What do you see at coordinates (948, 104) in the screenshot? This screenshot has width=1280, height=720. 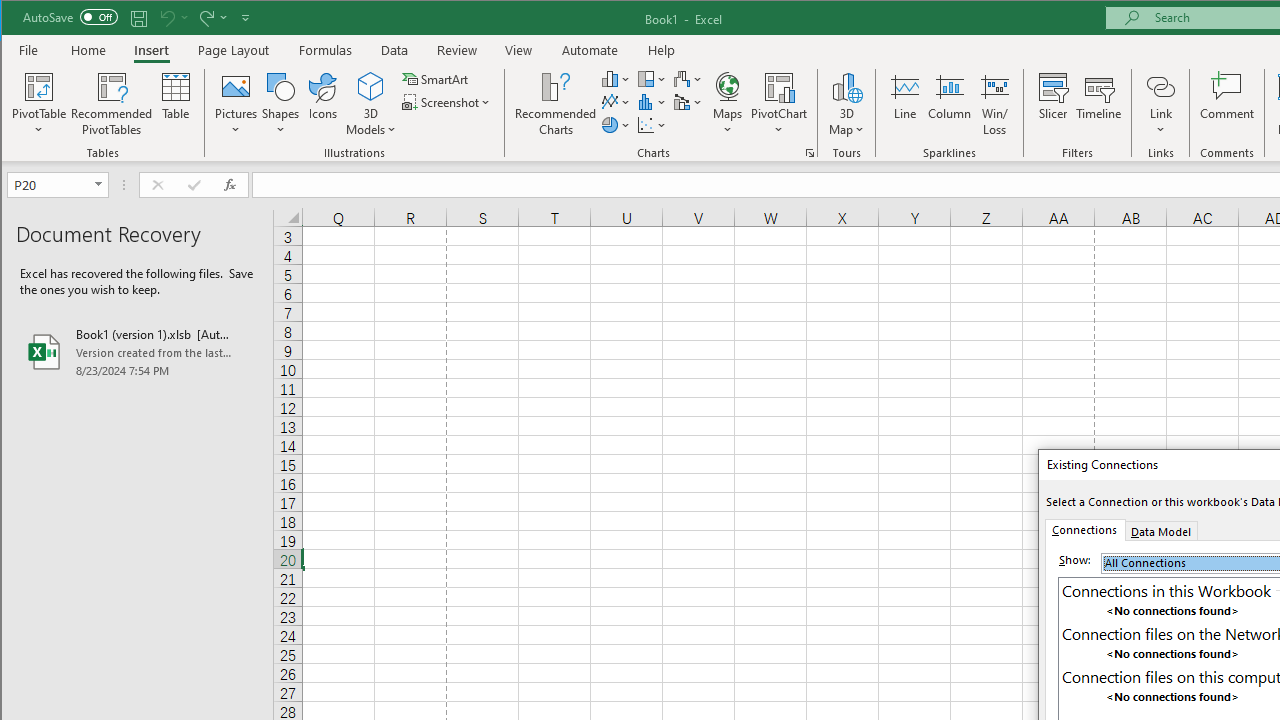 I see `'Column'` at bounding box center [948, 104].